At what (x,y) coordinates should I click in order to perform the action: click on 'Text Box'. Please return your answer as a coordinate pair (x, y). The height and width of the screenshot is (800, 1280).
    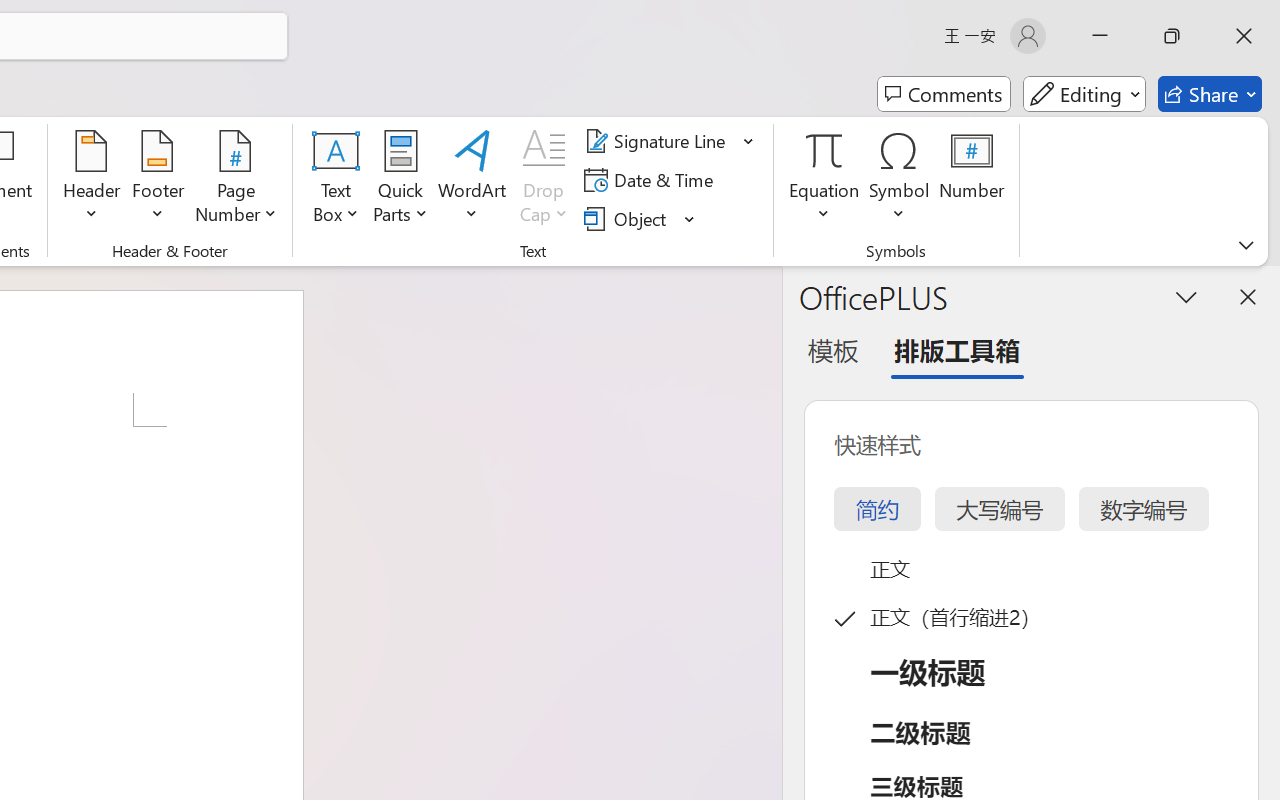
    Looking at the image, I should click on (336, 179).